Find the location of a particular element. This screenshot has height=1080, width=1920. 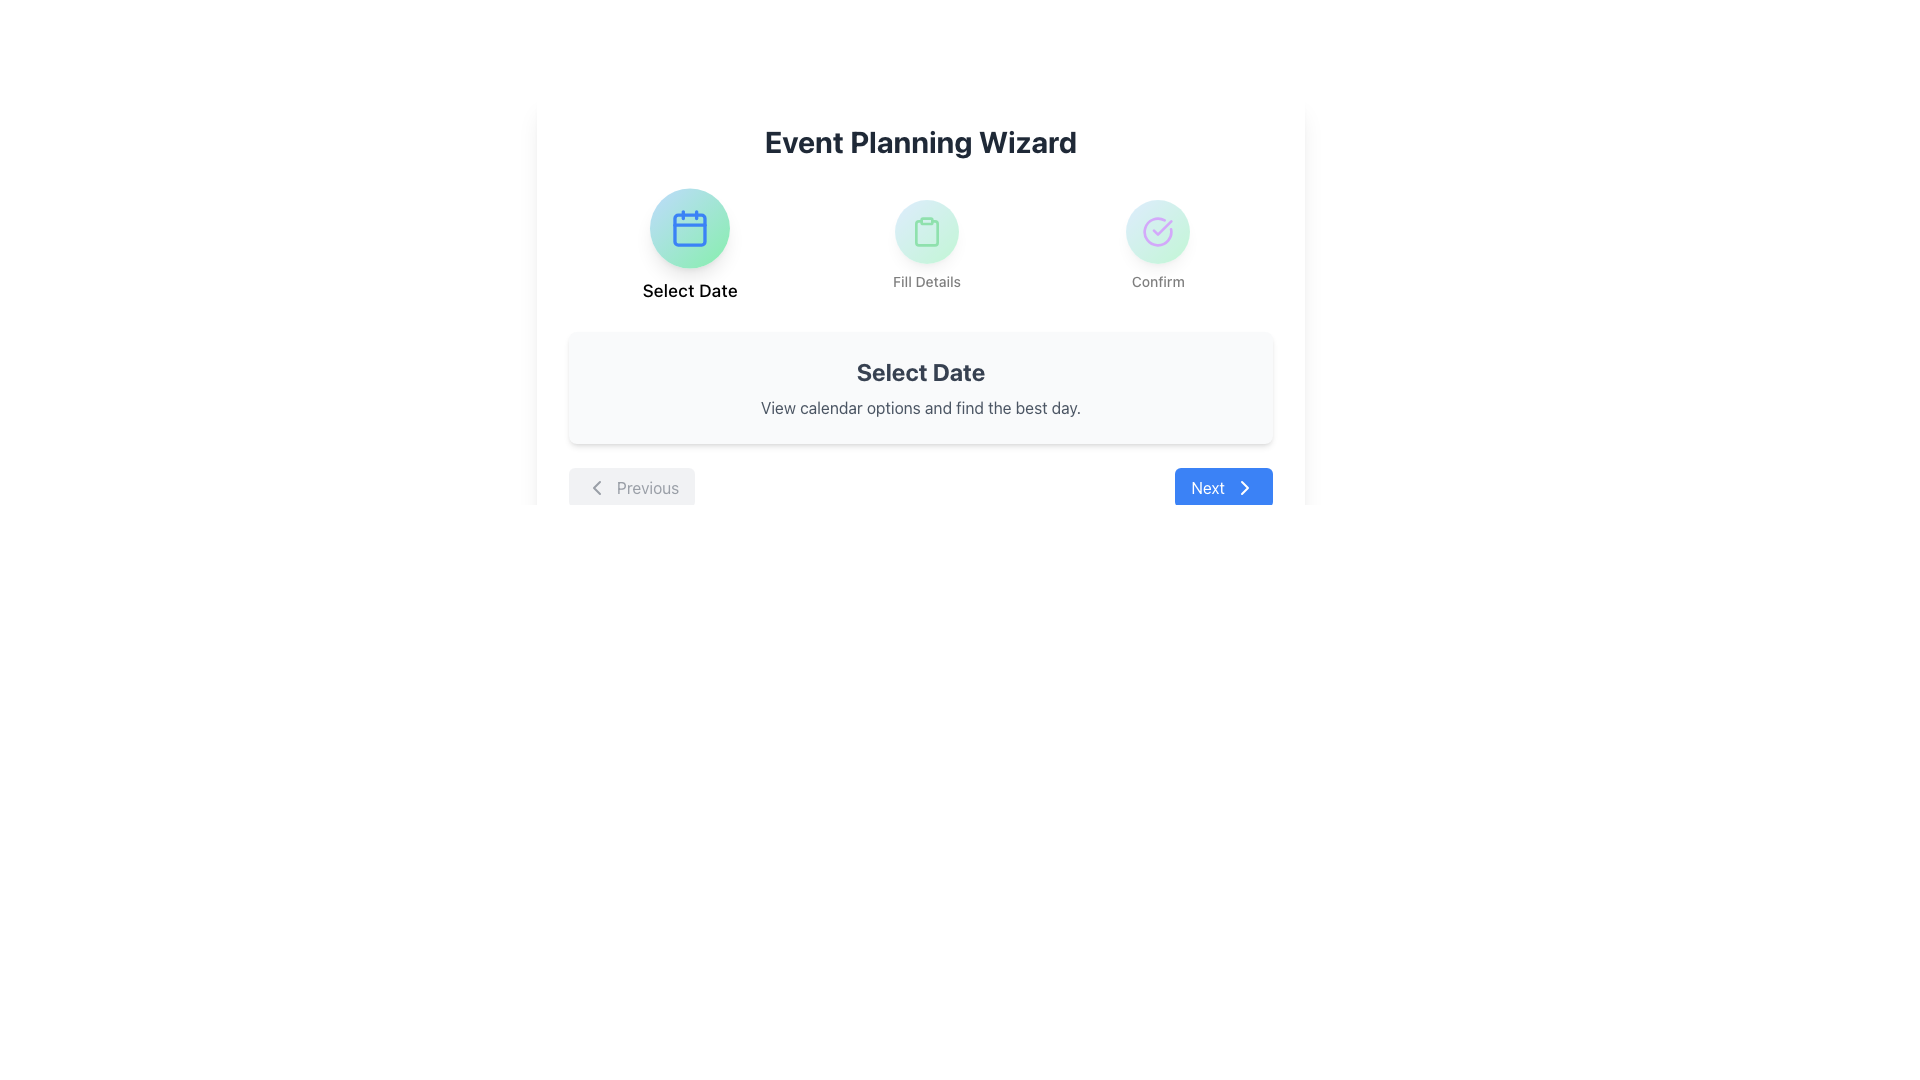

the 'Confirm' icon in the Event Planning Wizard process, which is represented by a decorative circle located in the top-right section of the interface is located at coordinates (1158, 230).